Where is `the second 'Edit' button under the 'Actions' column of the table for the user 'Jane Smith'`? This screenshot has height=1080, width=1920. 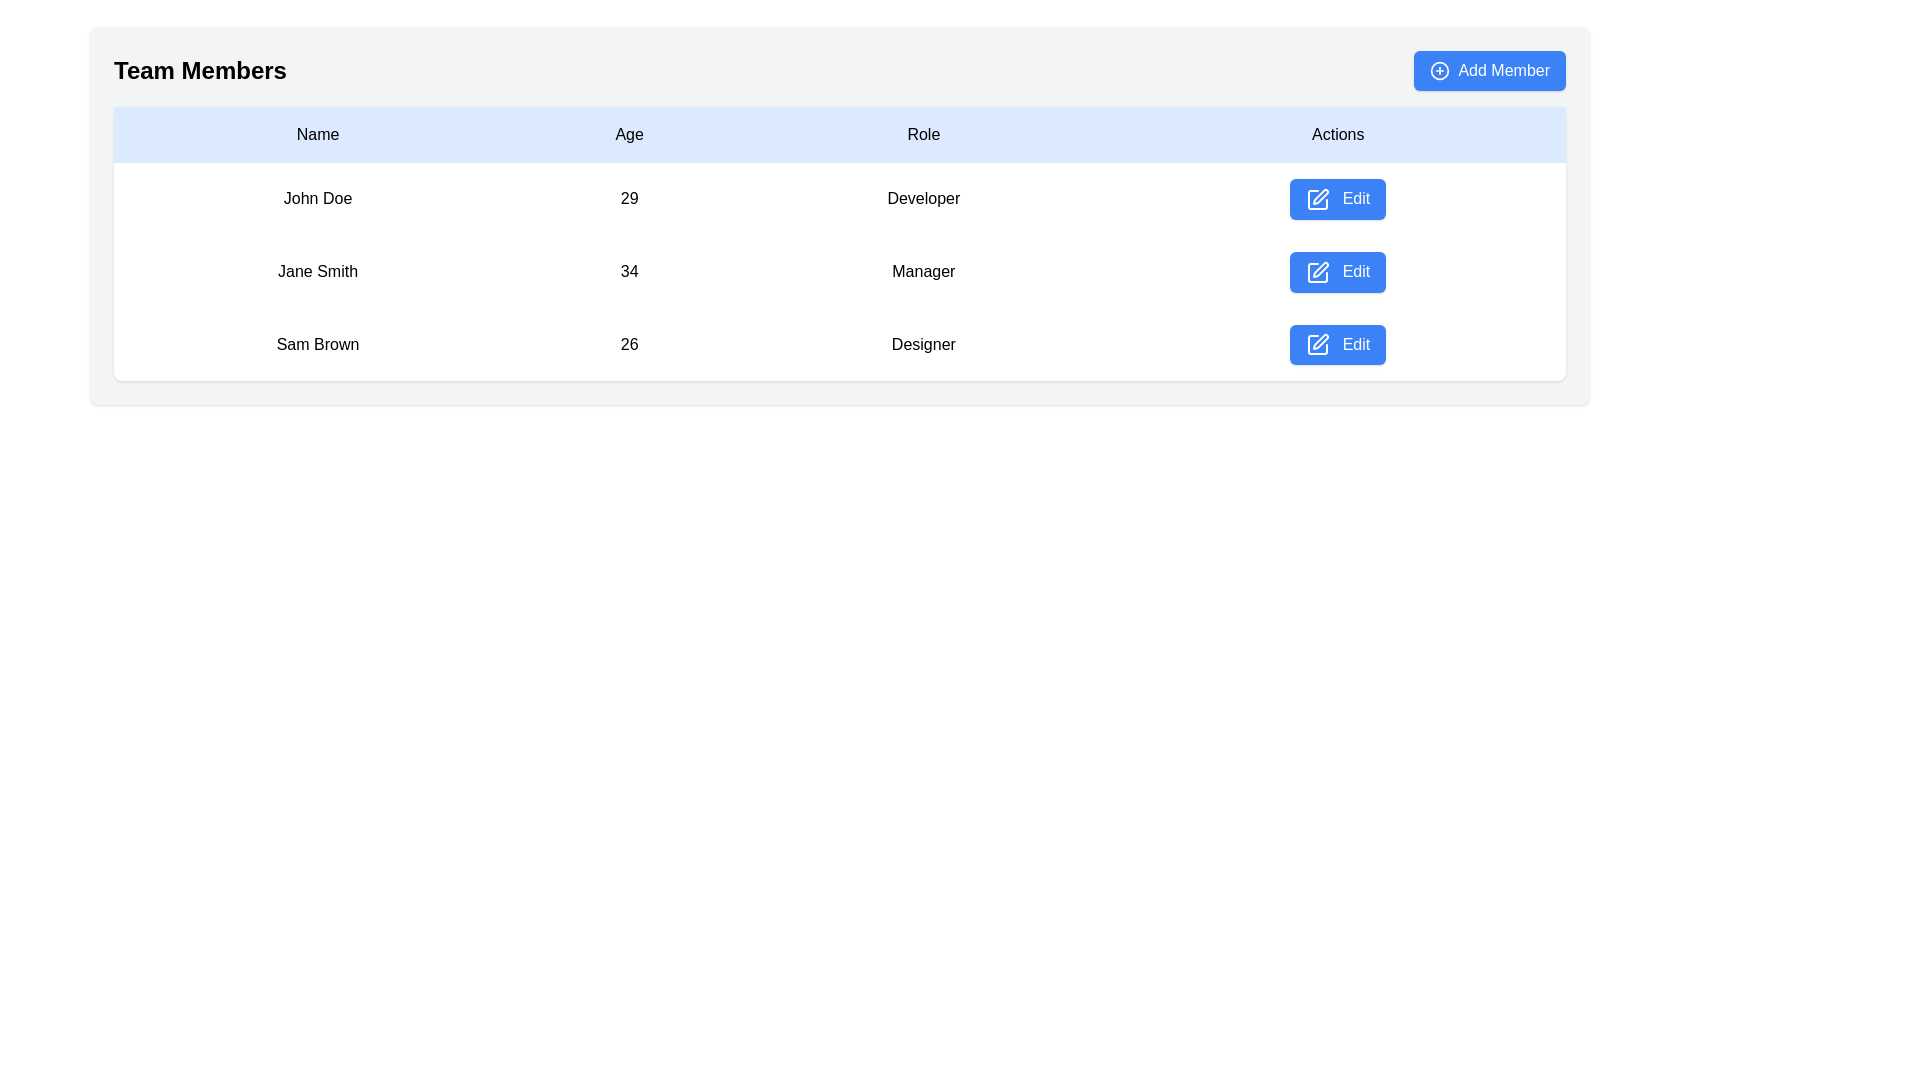
the second 'Edit' button under the 'Actions' column of the table for the user 'Jane Smith' is located at coordinates (1338, 272).